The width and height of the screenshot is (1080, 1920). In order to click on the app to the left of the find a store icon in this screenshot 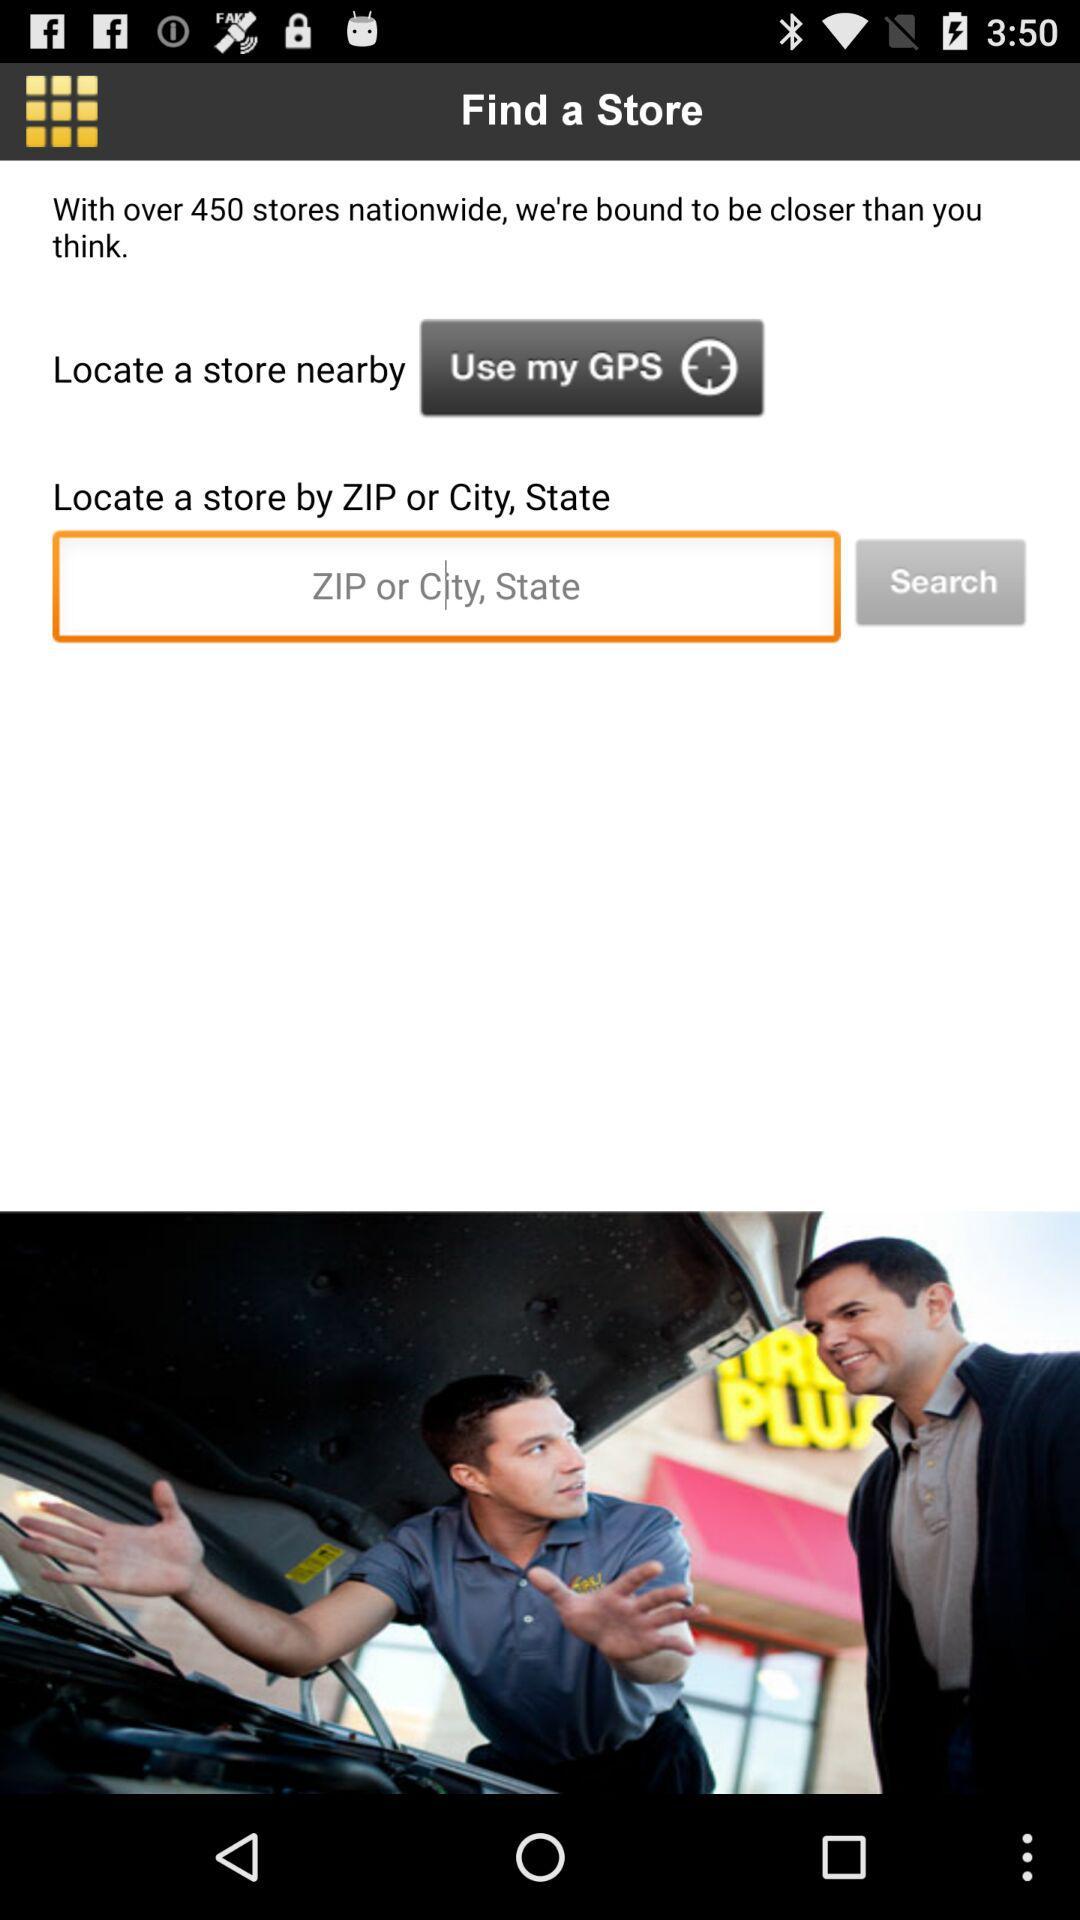, I will do `click(60, 110)`.